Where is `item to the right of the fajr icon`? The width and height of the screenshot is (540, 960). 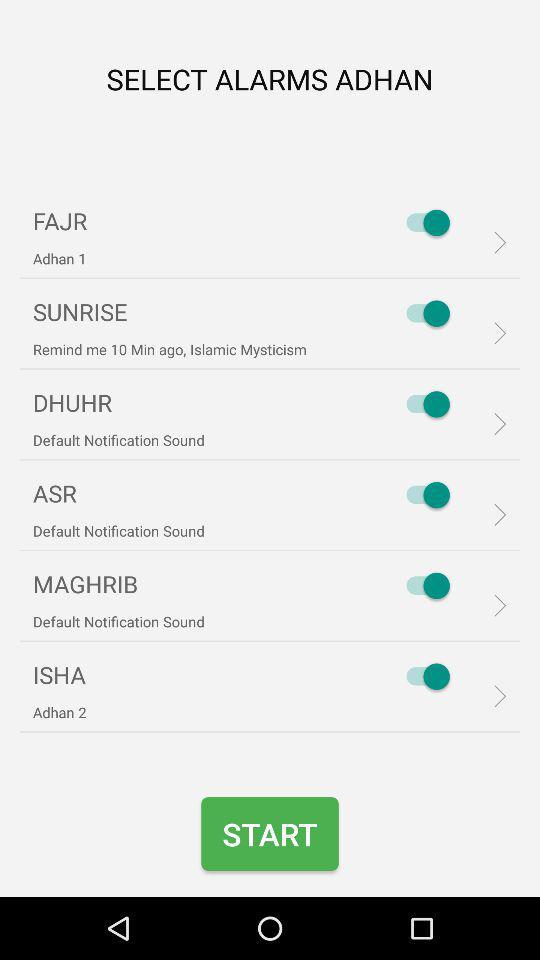 item to the right of the fajr icon is located at coordinates (422, 222).